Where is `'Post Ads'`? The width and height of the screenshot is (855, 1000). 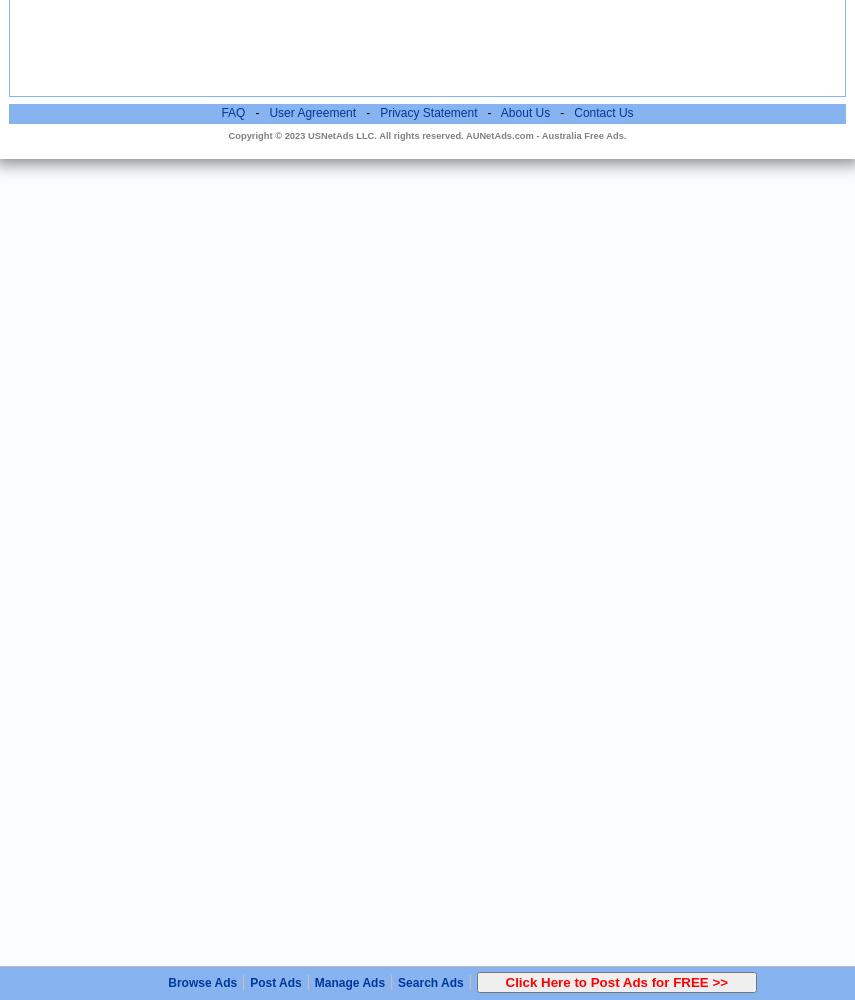
'Post Ads' is located at coordinates (275, 982).